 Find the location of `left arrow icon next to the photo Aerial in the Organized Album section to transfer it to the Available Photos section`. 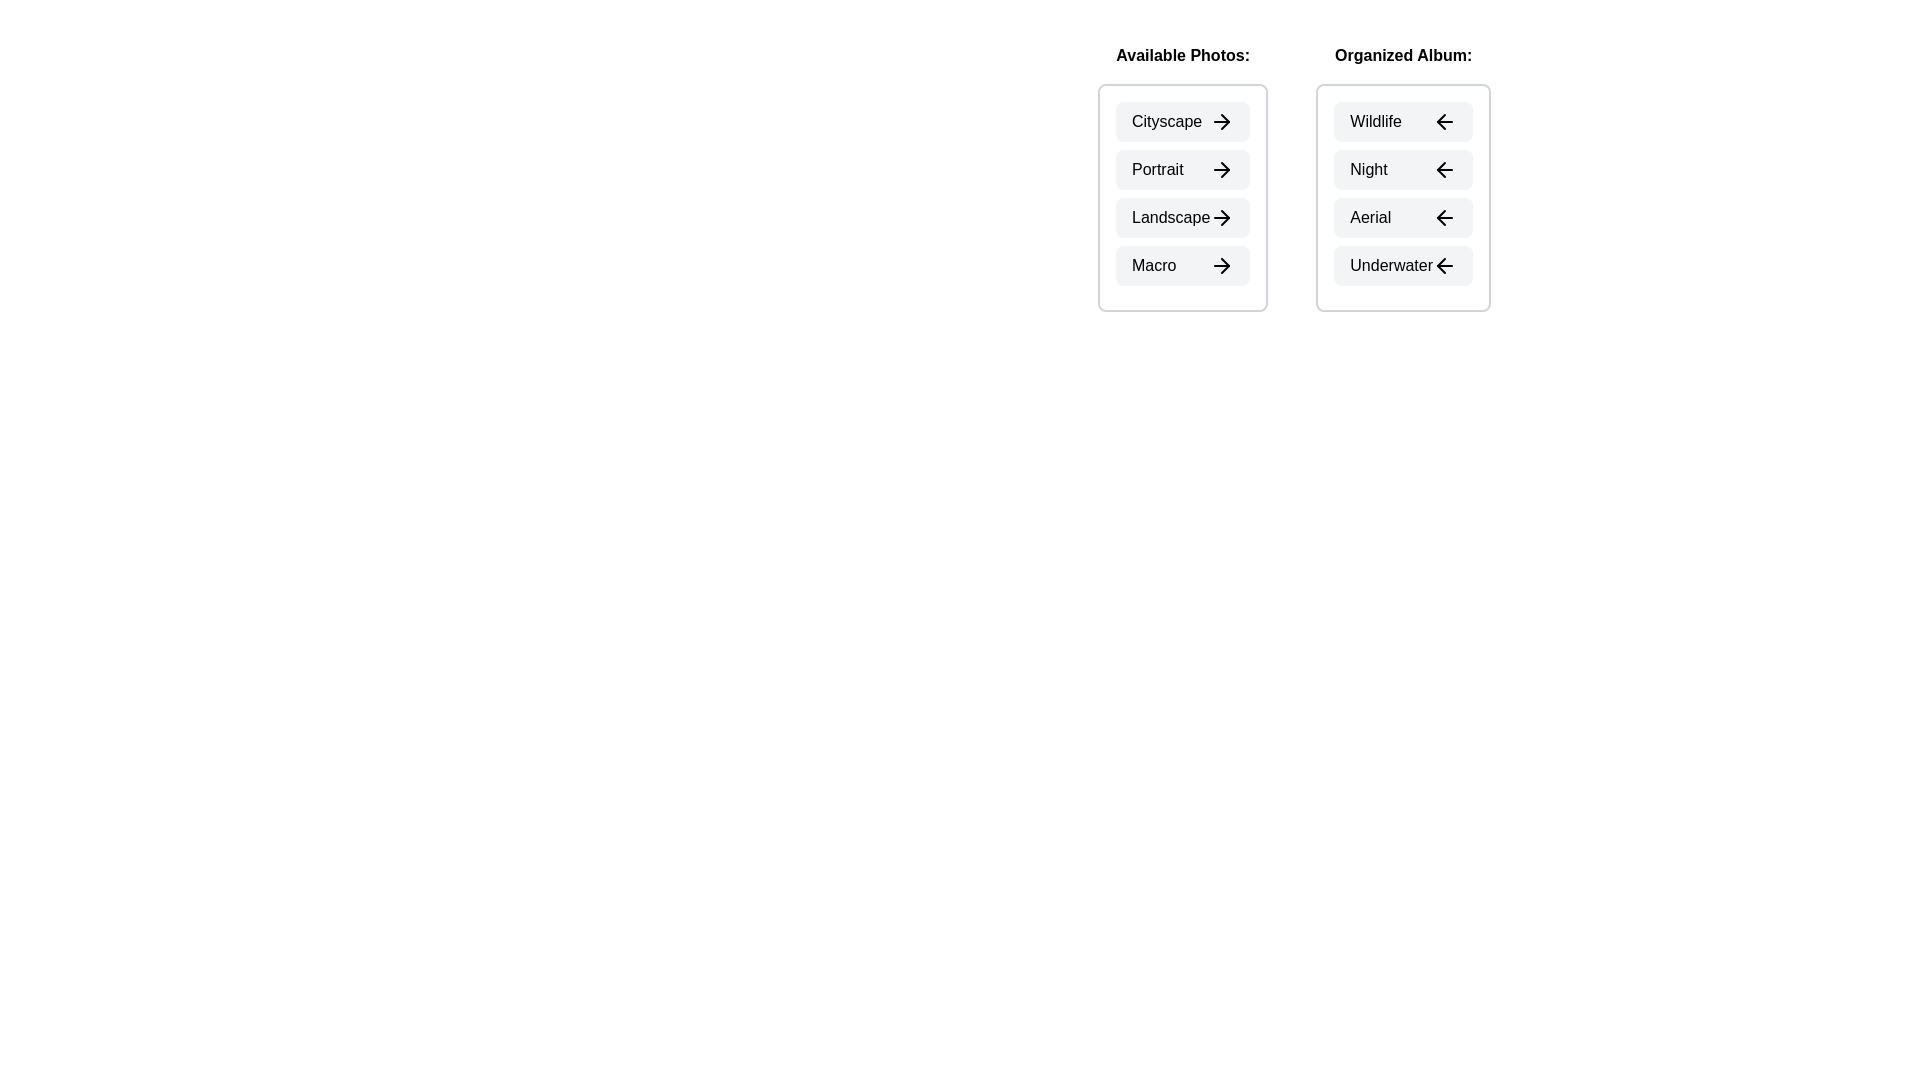

left arrow icon next to the photo Aerial in the Organized Album section to transfer it to the Available Photos section is located at coordinates (1444, 218).